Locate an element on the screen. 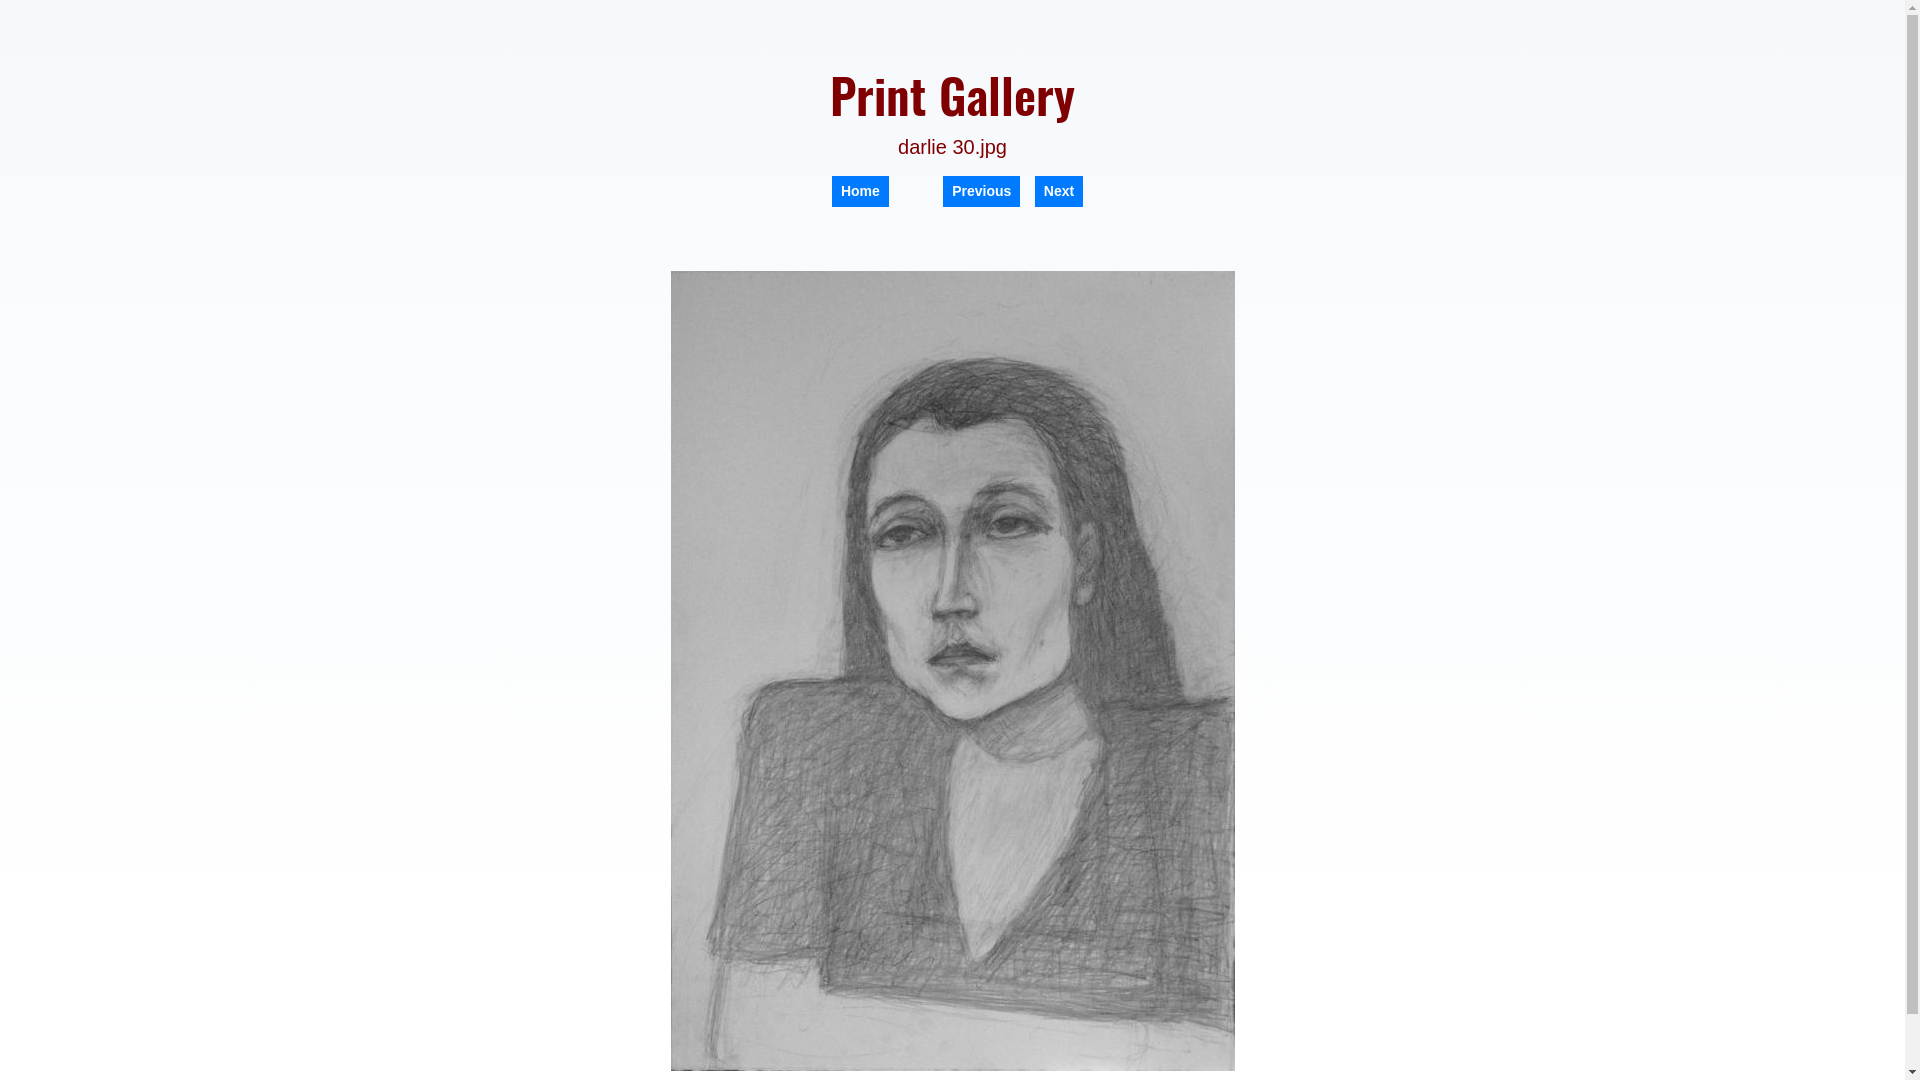 This screenshot has width=1920, height=1080. 'Next' is located at coordinates (1058, 191).